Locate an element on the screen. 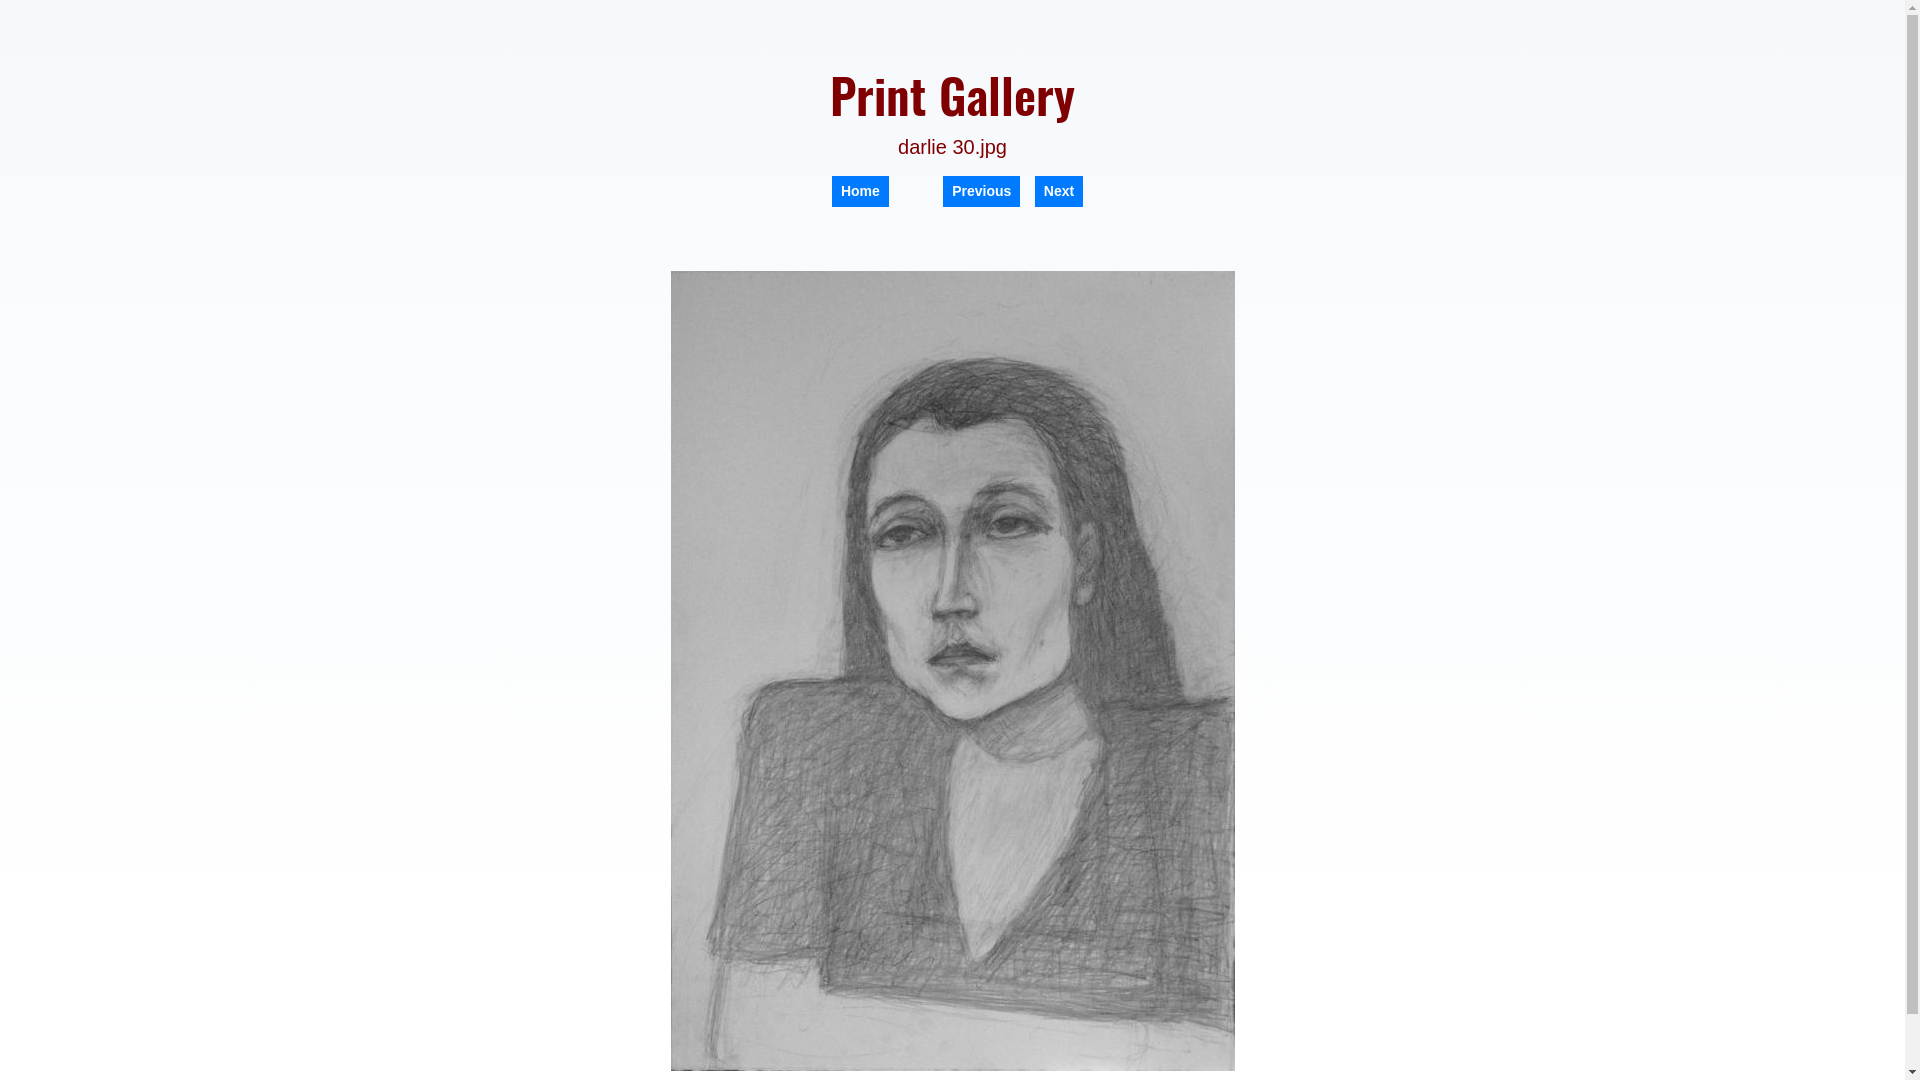 This screenshot has width=1920, height=1080. 'Next' is located at coordinates (1058, 191).